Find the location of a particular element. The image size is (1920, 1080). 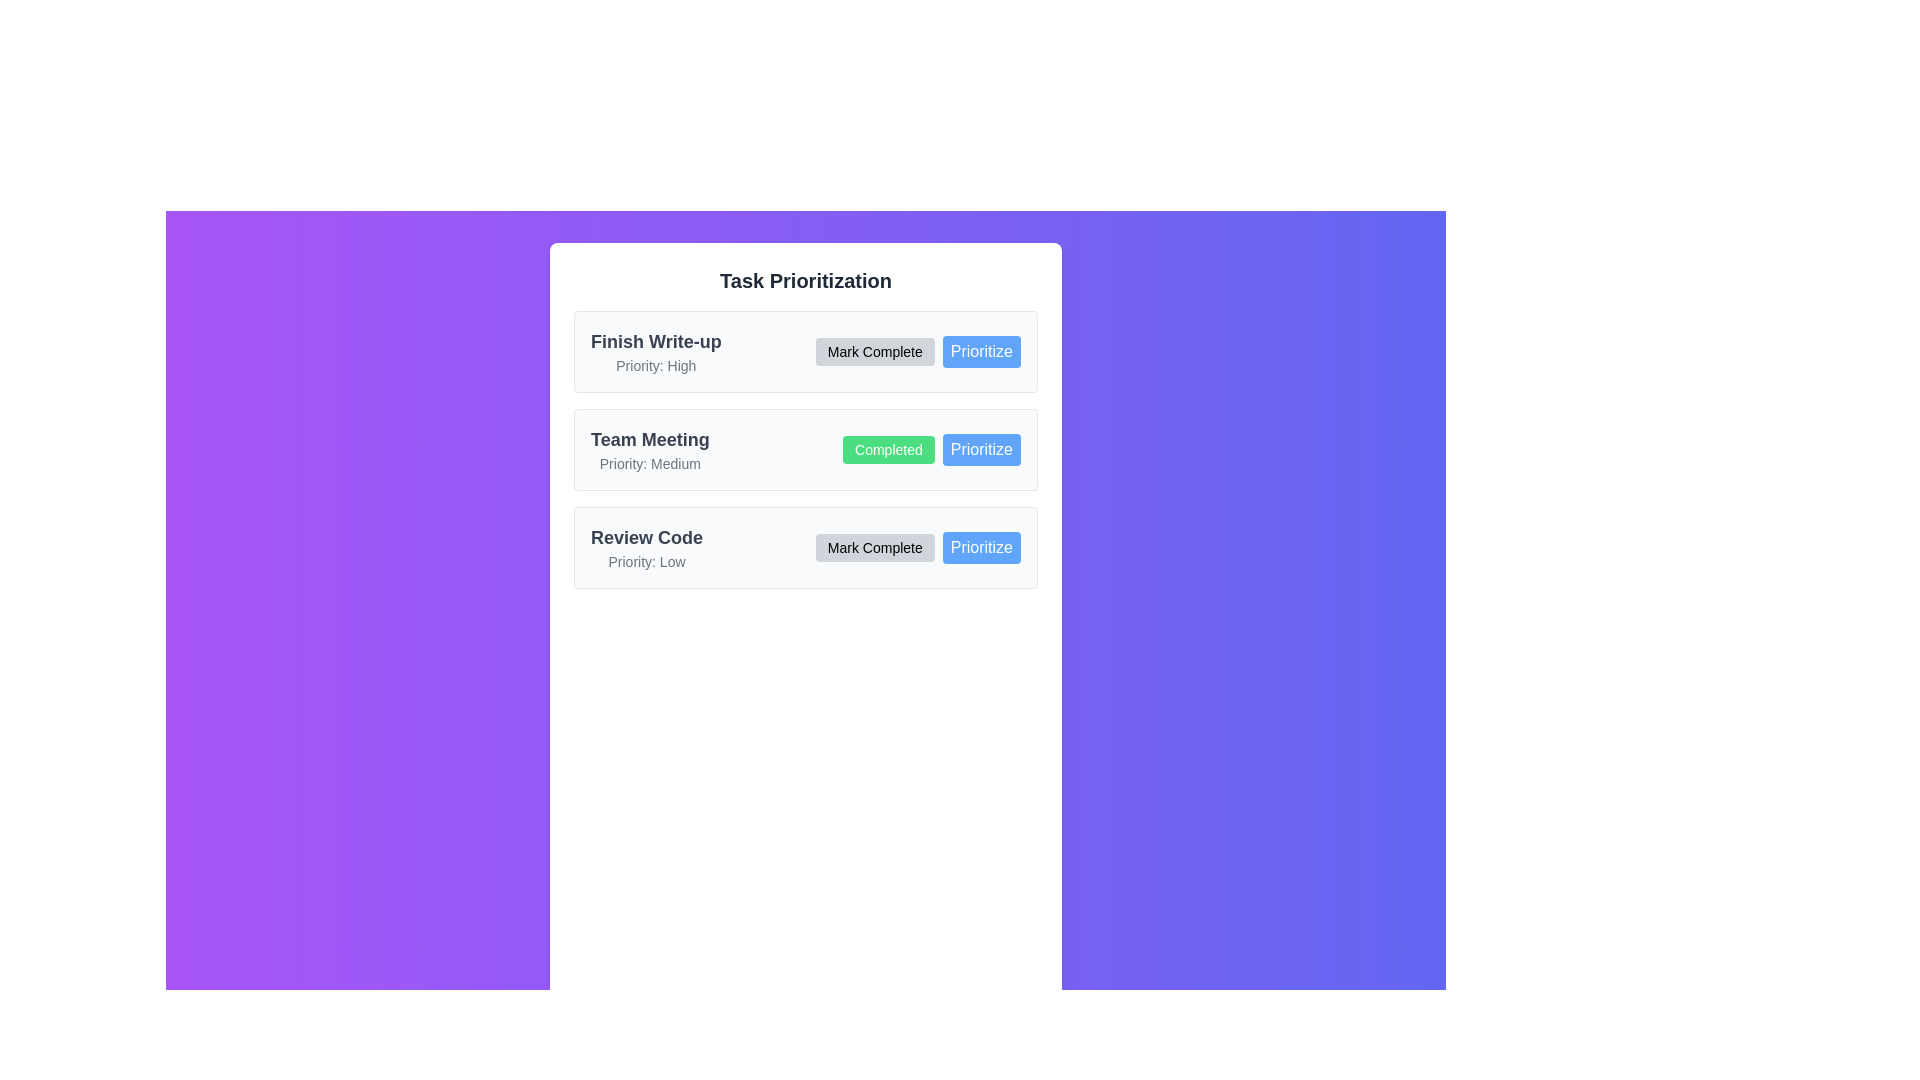

the 'Prioritize' button for the task labeled 'Finish Write-up' is located at coordinates (981, 350).